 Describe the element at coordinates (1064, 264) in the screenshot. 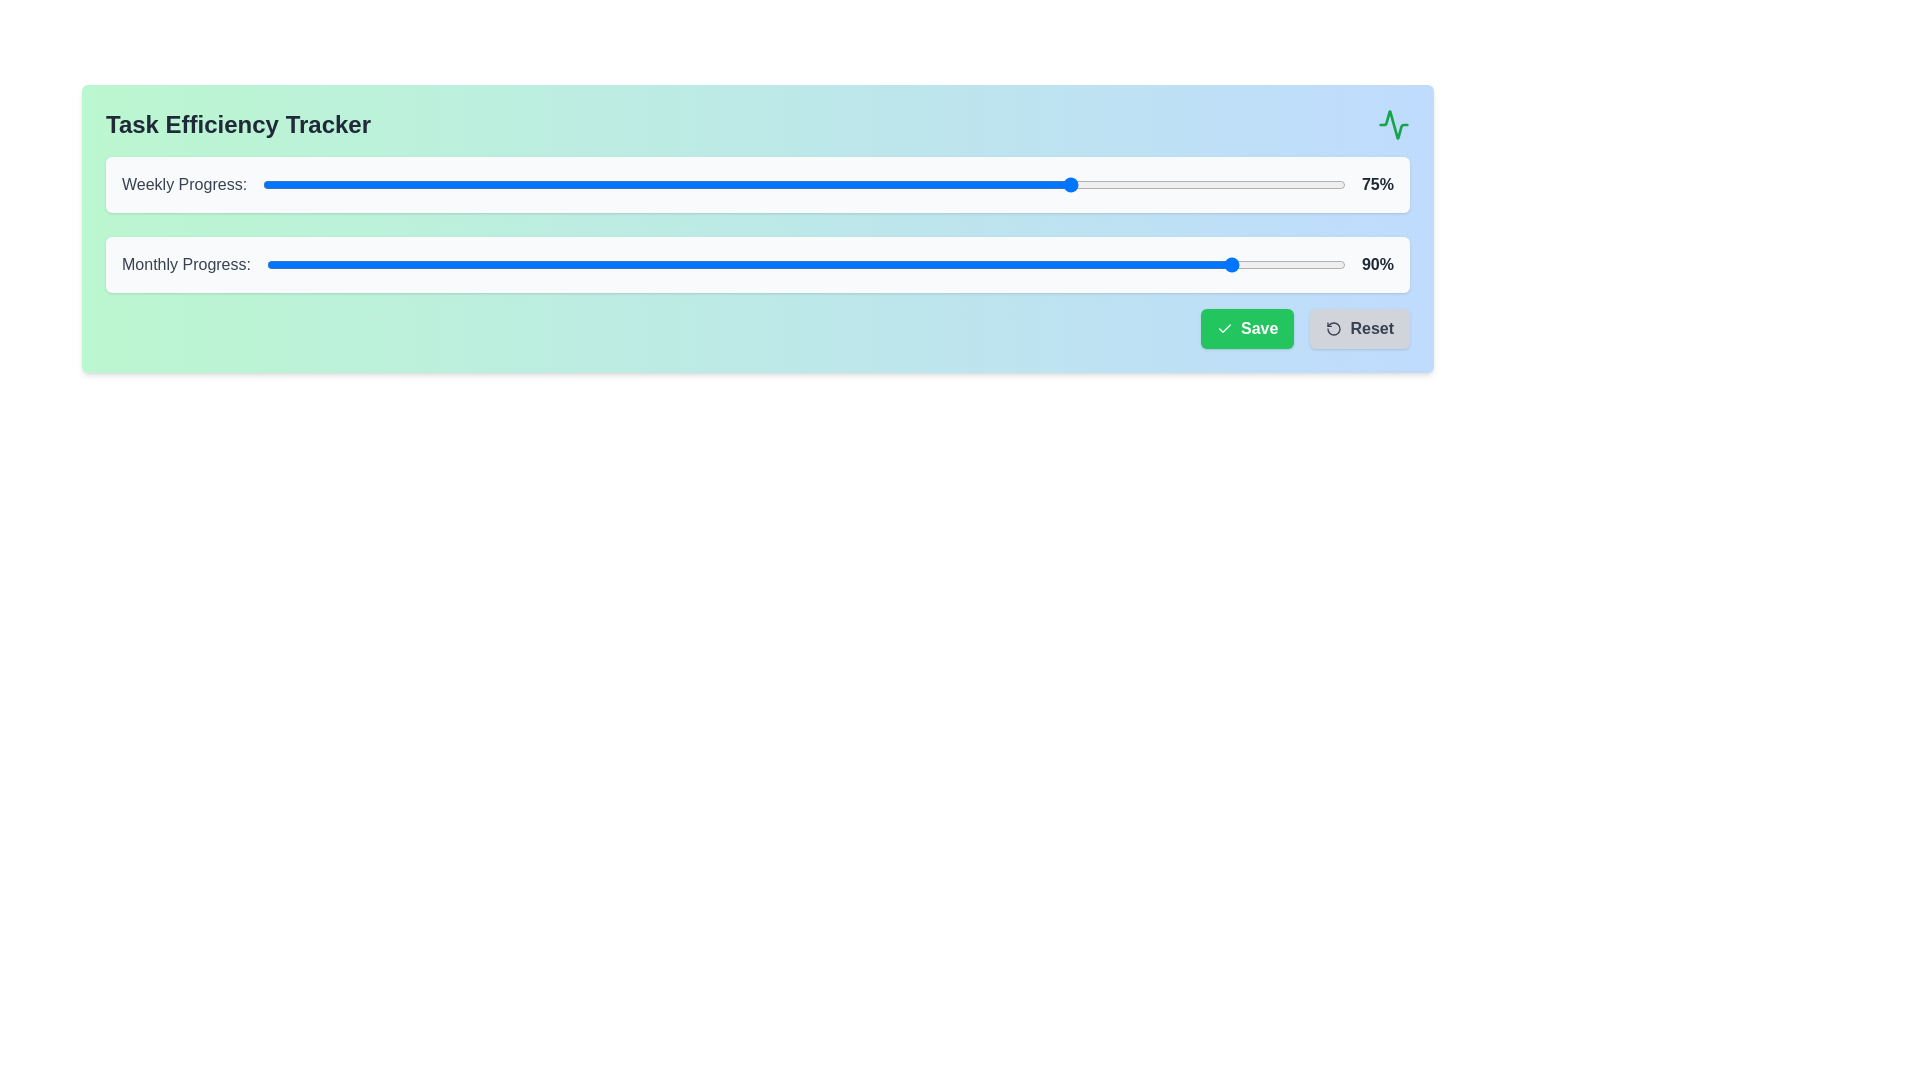

I see `the Monthly Progress slider to 74%` at that location.